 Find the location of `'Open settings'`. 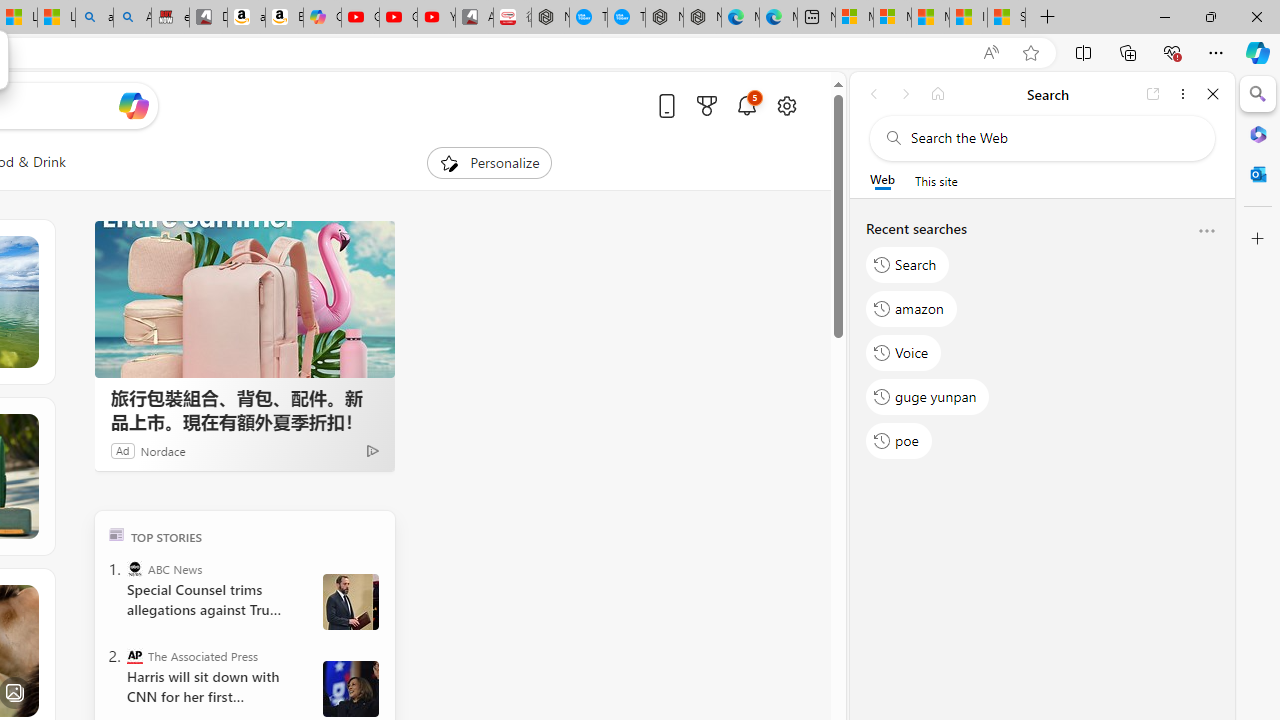

'Open settings' is located at coordinates (785, 105).